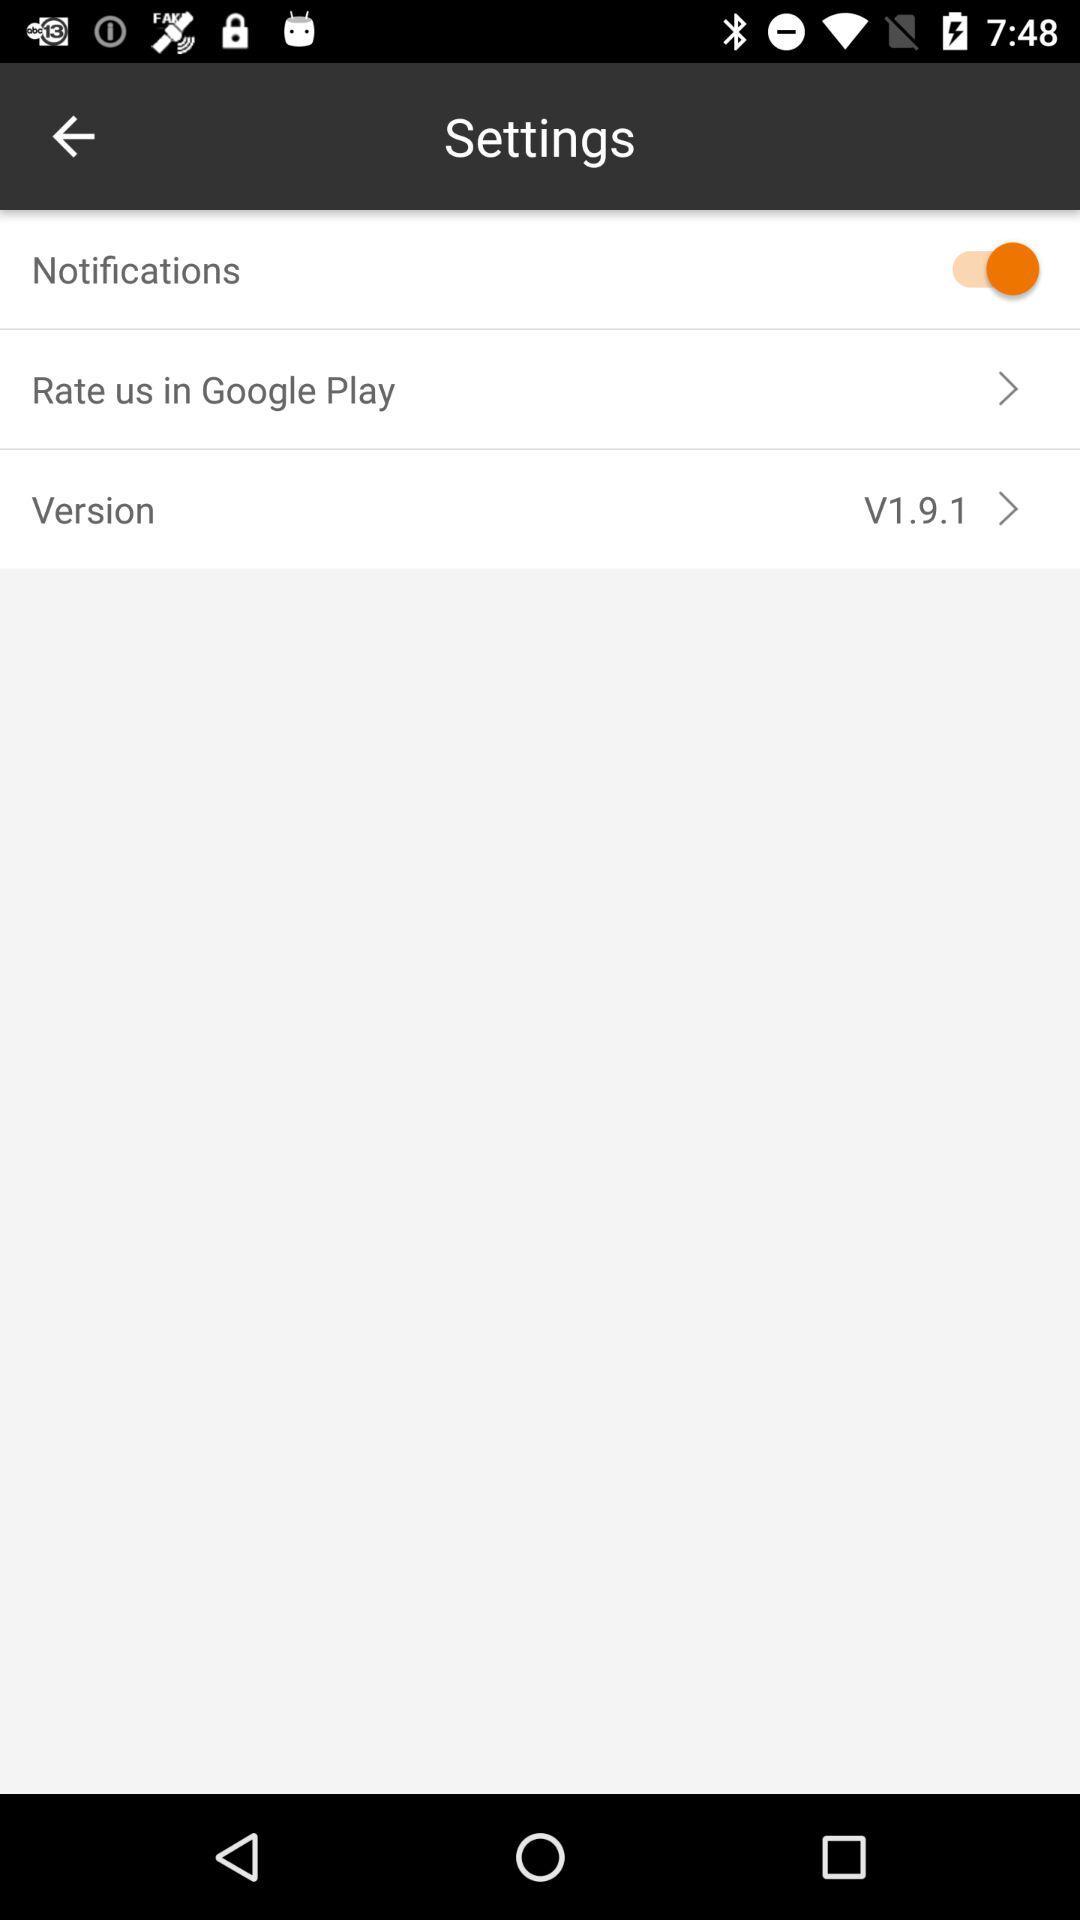  What do you see at coordinates (72, 135) in the screenshot?
I see `the item at the top left corner` at bounding box center [72, 135].